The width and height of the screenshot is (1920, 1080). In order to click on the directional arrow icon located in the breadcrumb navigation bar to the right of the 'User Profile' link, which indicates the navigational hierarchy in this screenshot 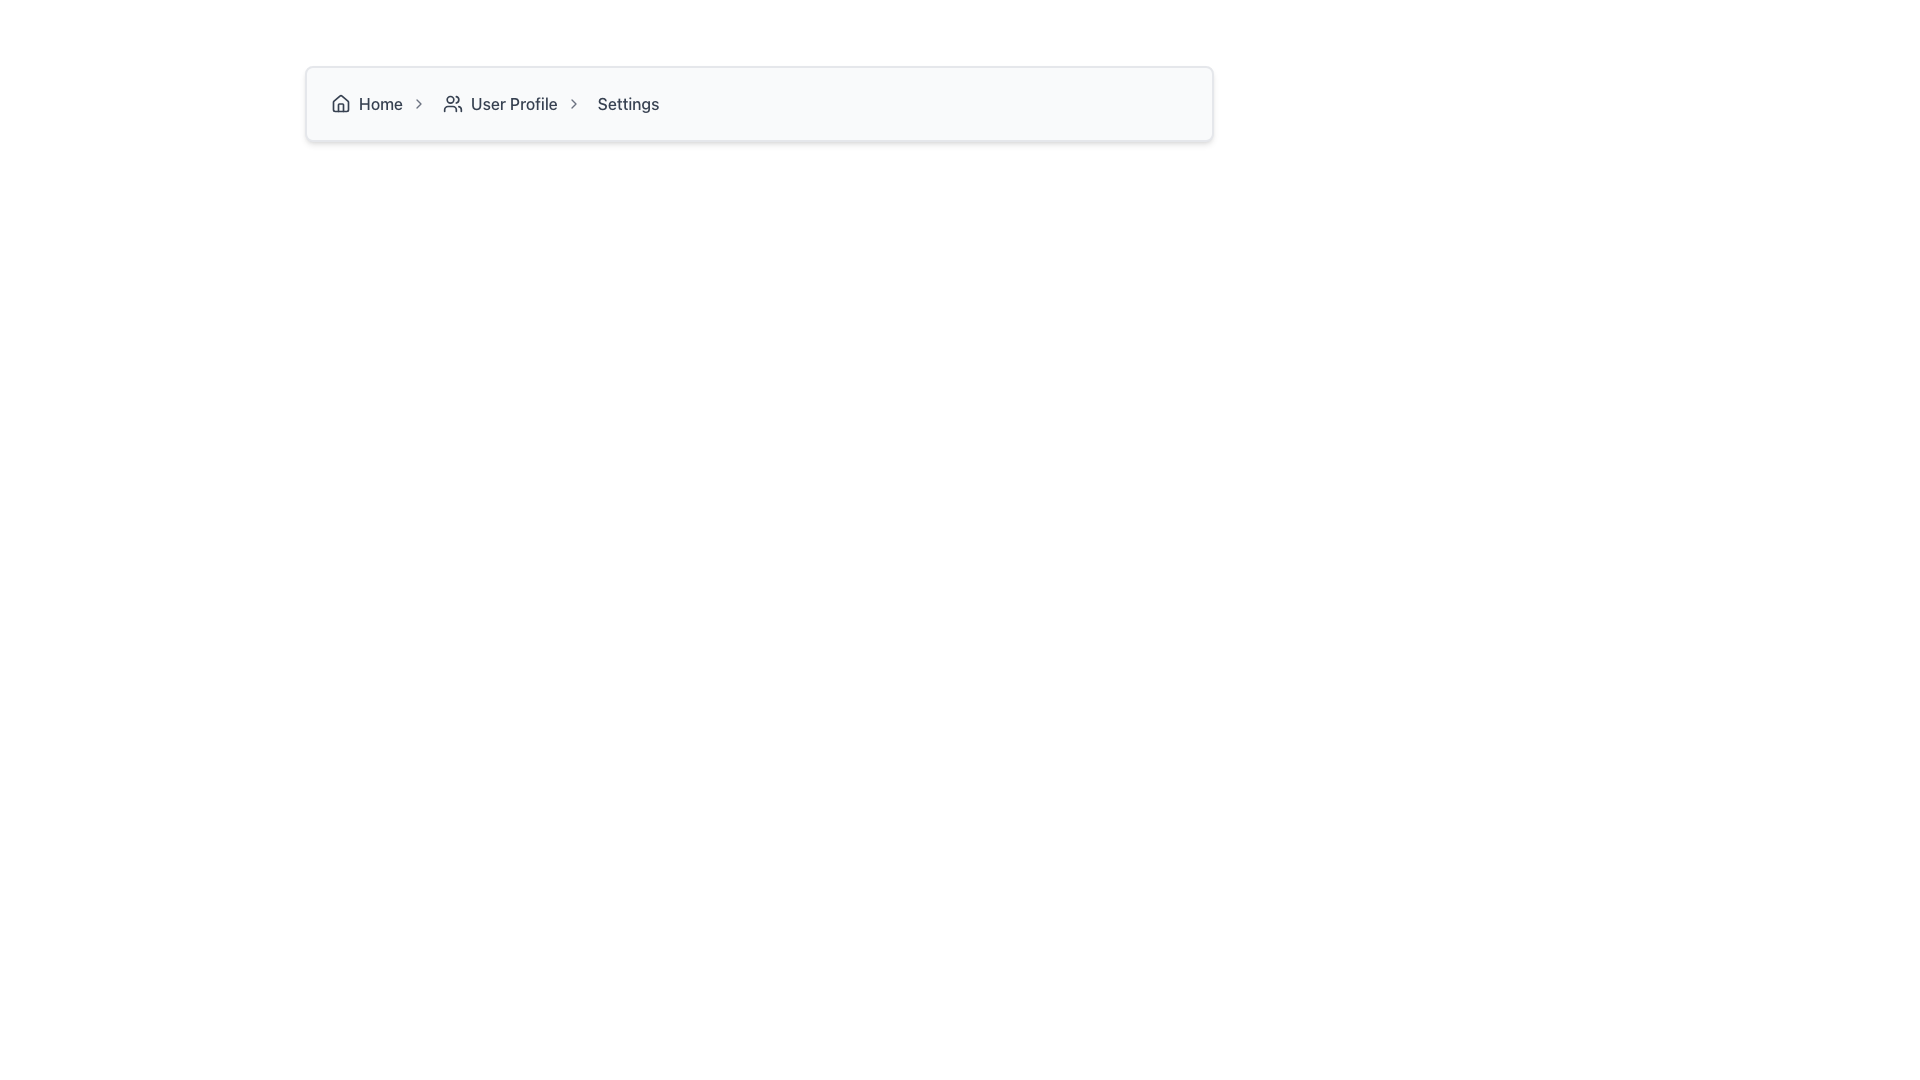, I will do `click(572, 104)`.